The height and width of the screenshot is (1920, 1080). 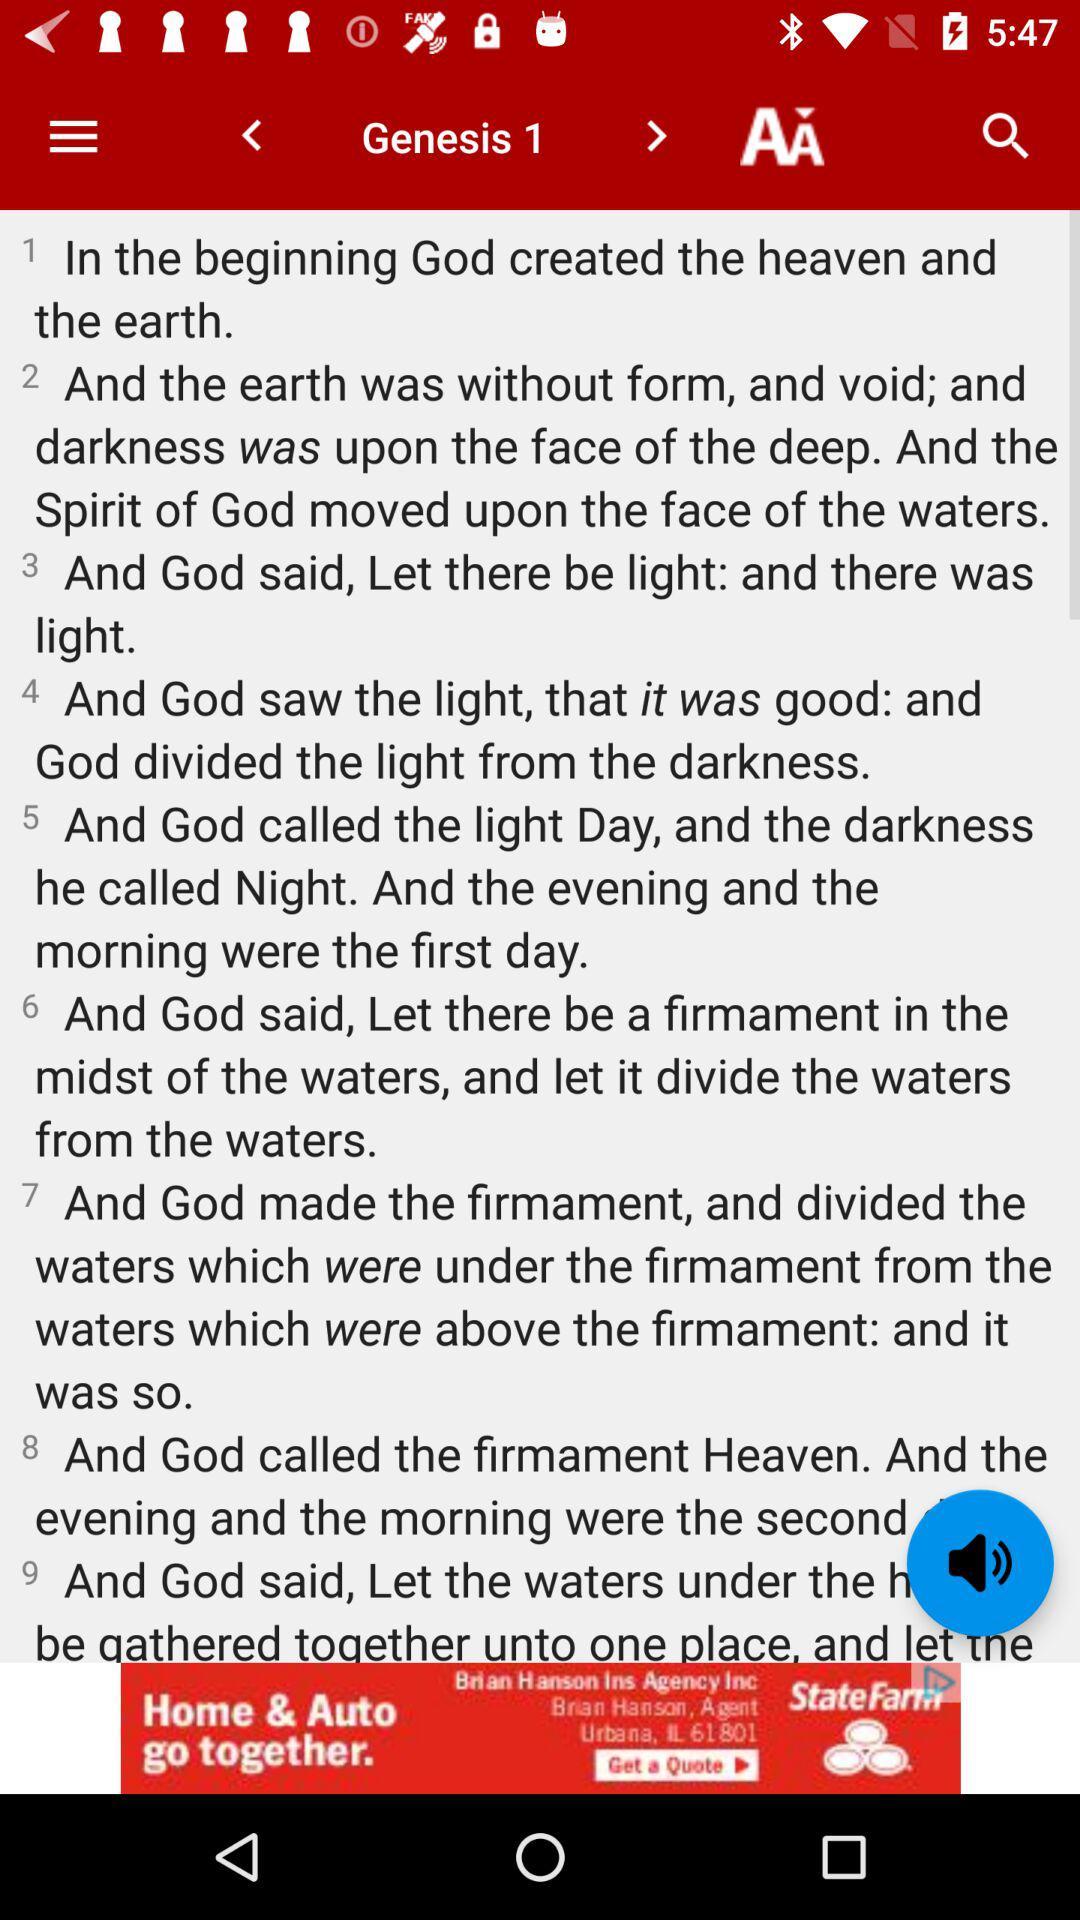 What do you see at coordinates (979, 1562) in the screenshot?
I see `audio` at bounding box center [979, 1562].